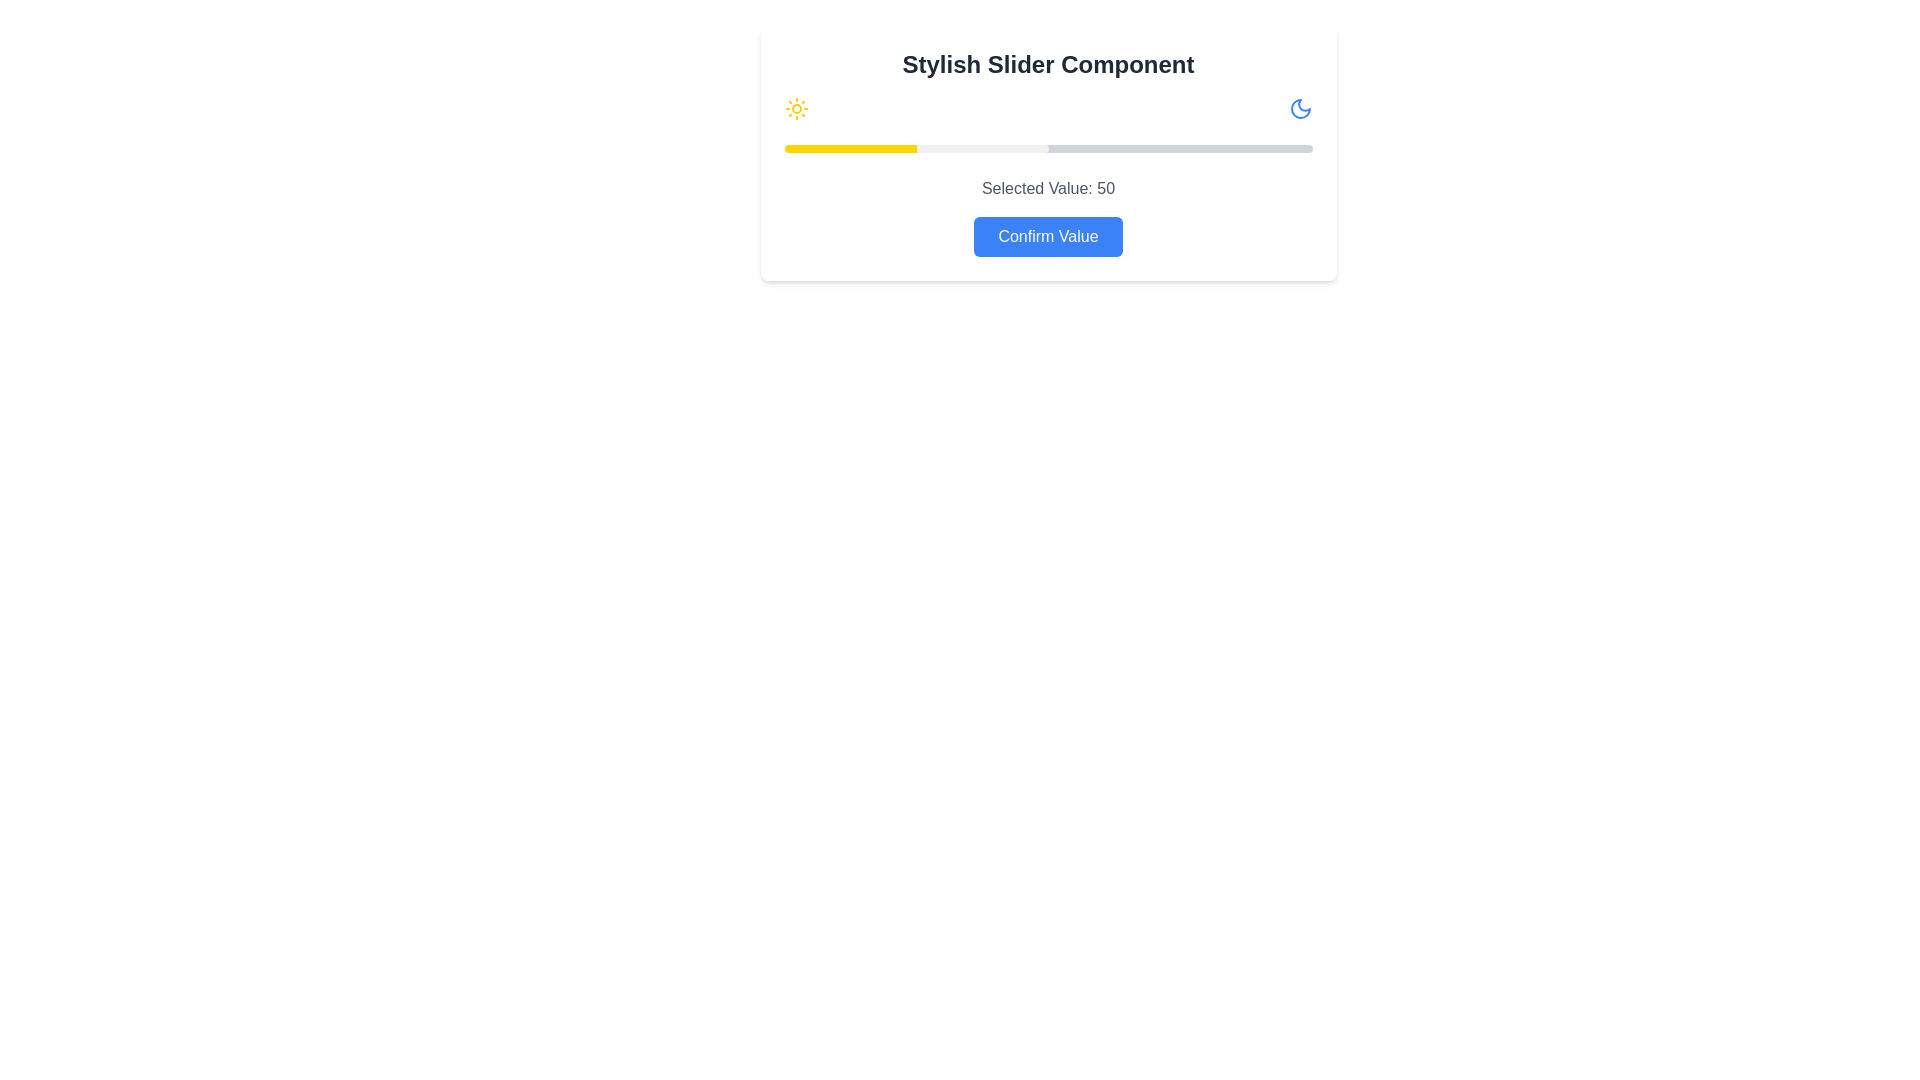  Describe the element at coordinates (816, 148) in the screenshot. I see `the slider to set its value to 6` at that location.